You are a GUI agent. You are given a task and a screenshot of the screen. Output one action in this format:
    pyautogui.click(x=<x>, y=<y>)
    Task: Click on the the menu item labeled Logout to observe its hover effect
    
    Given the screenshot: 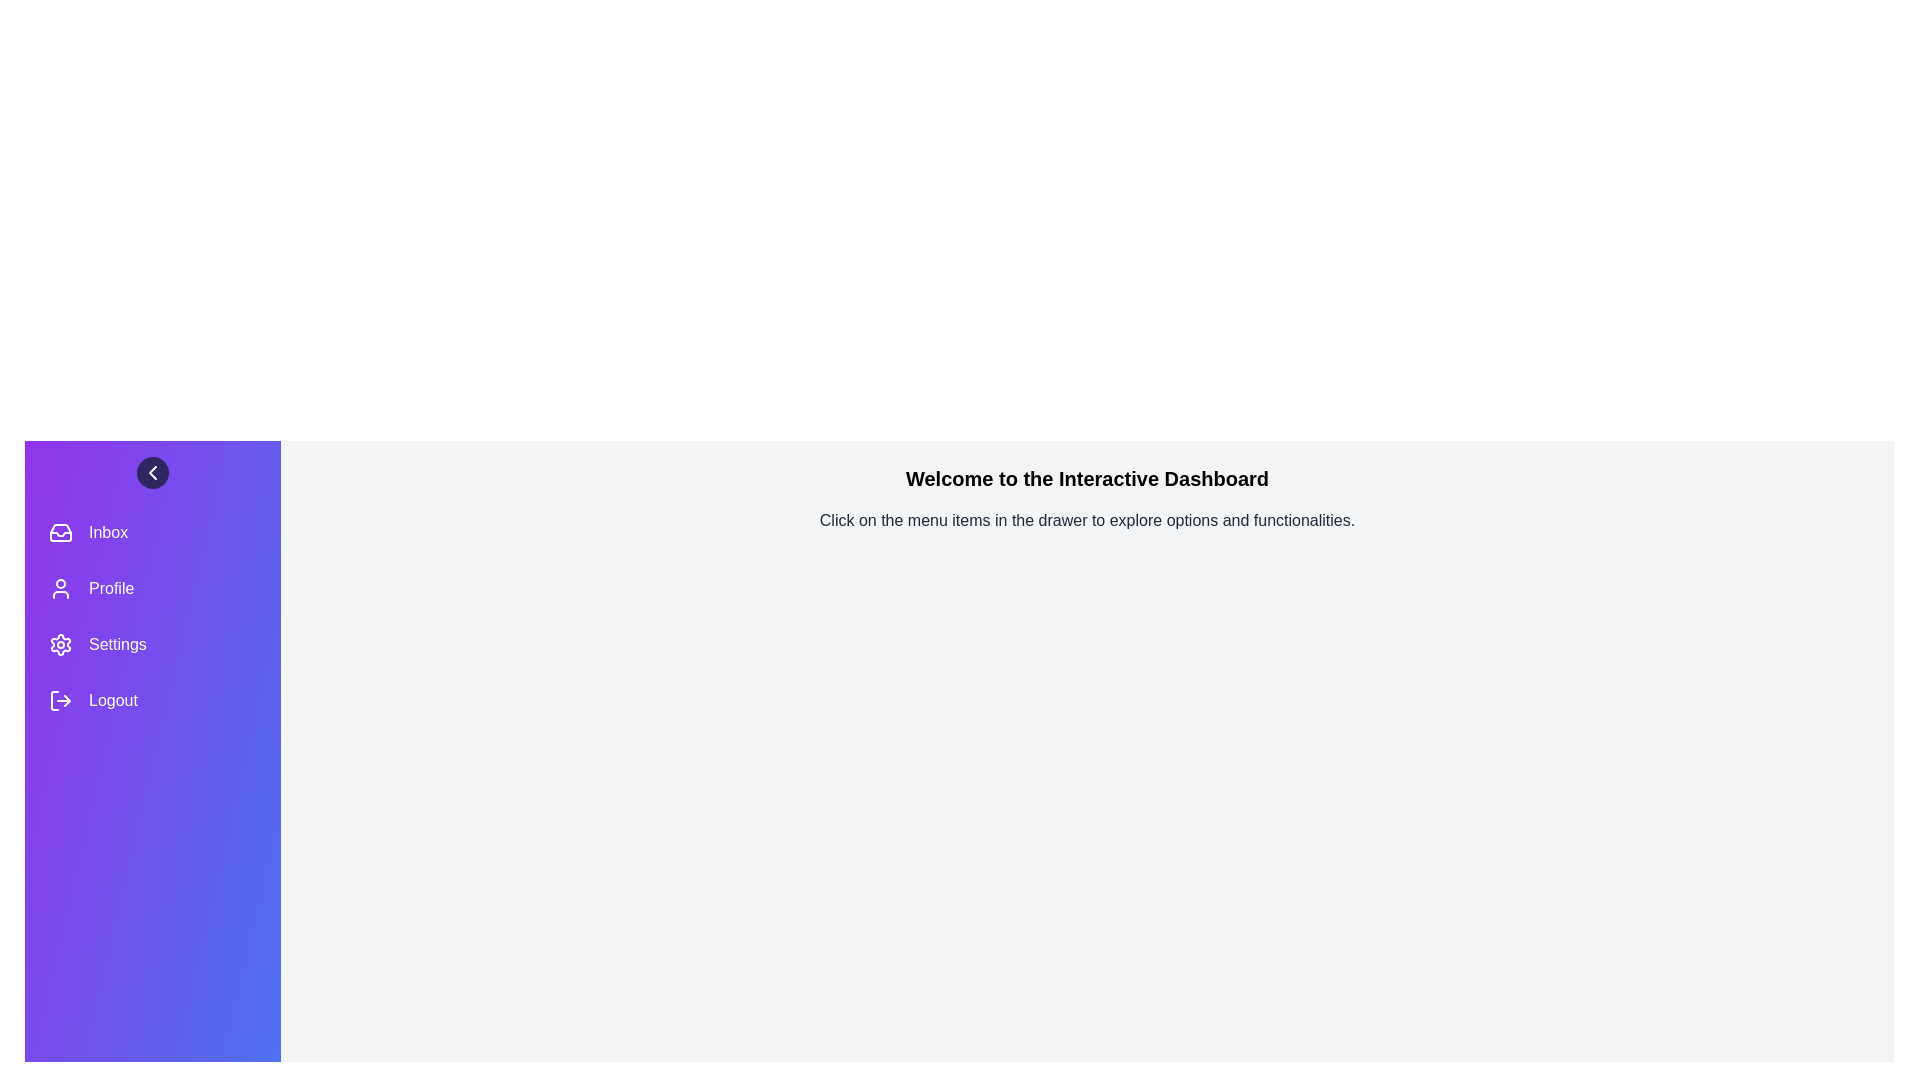 What is the action you would take?
    pyautogui.click(x=152, y=700)
    